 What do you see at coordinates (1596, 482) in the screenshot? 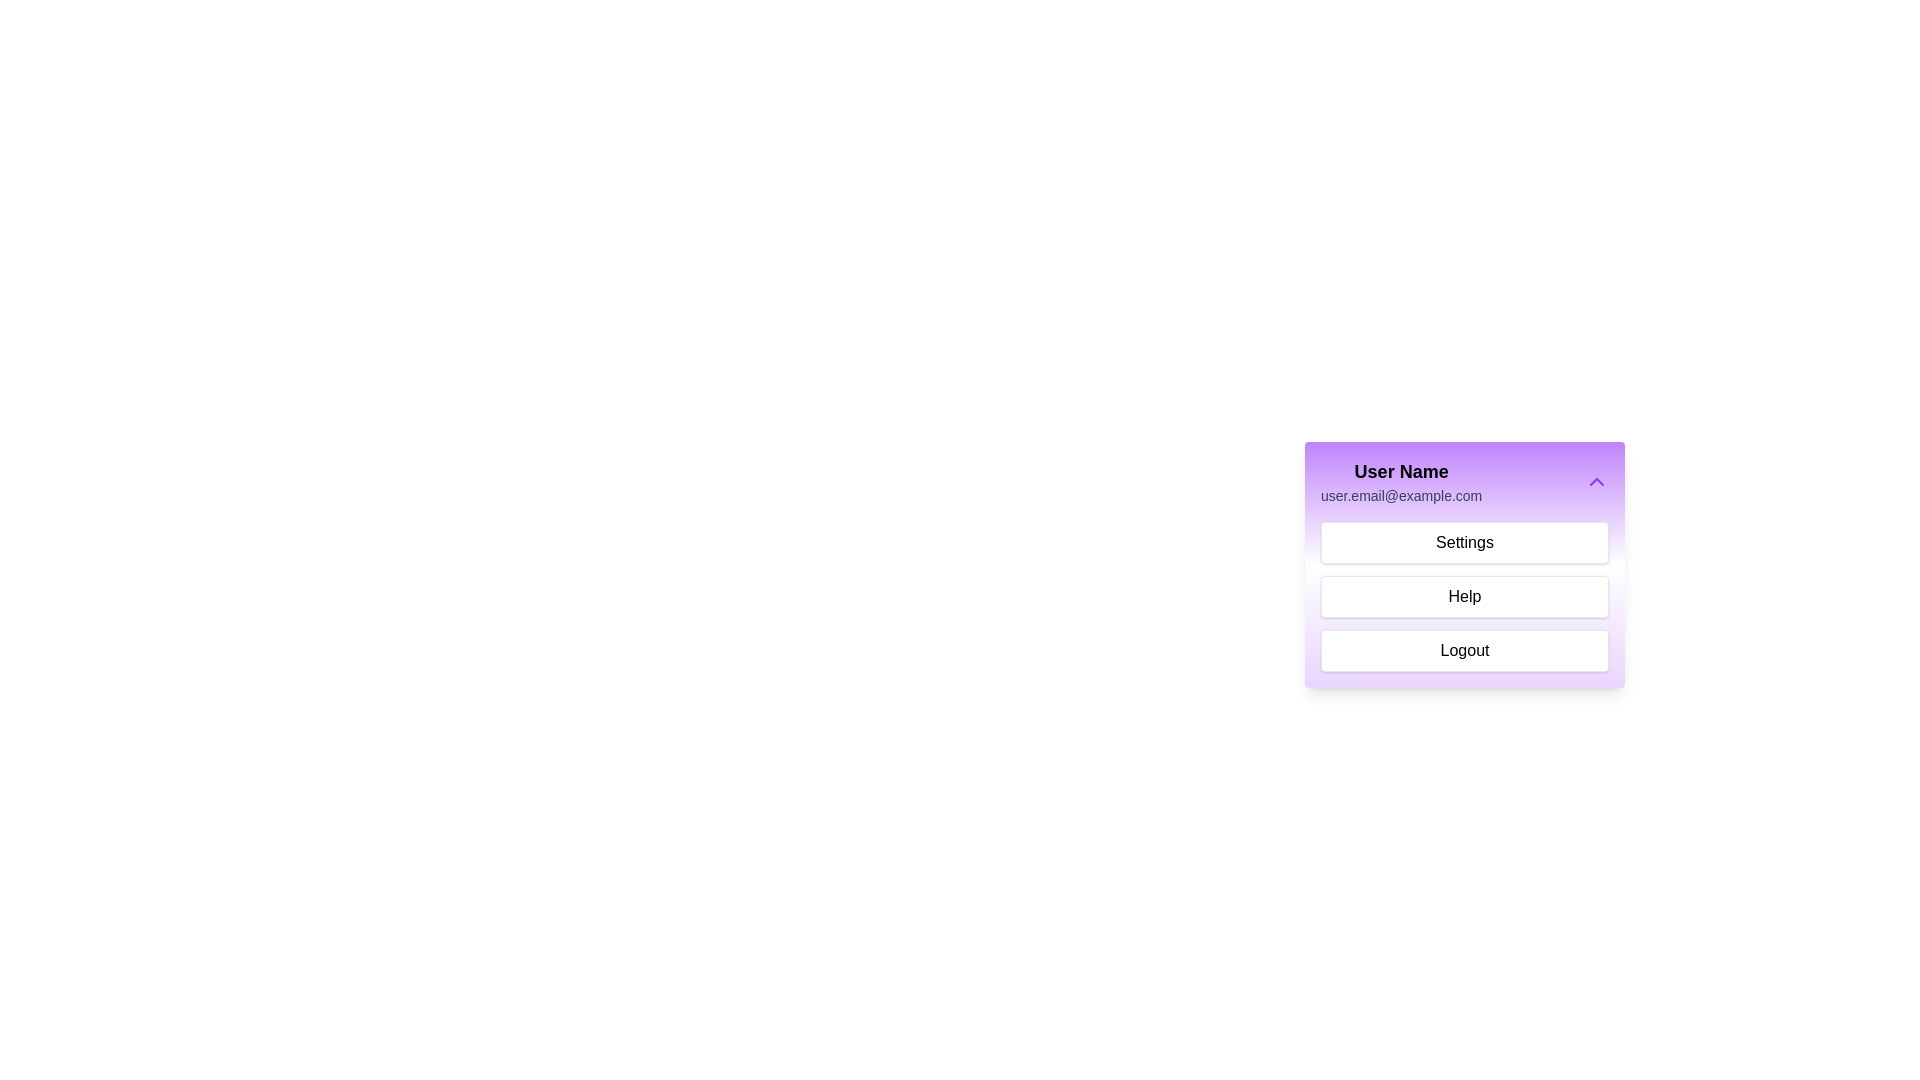
I see `the chevron button to toggle the menu visibility` at bounding box center [1596, 482].